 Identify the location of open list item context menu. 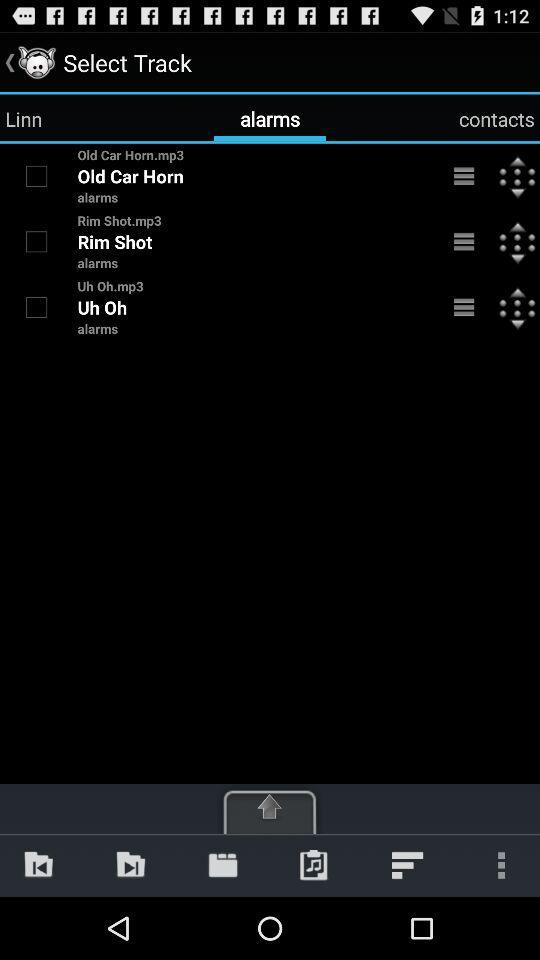
(464, 307).